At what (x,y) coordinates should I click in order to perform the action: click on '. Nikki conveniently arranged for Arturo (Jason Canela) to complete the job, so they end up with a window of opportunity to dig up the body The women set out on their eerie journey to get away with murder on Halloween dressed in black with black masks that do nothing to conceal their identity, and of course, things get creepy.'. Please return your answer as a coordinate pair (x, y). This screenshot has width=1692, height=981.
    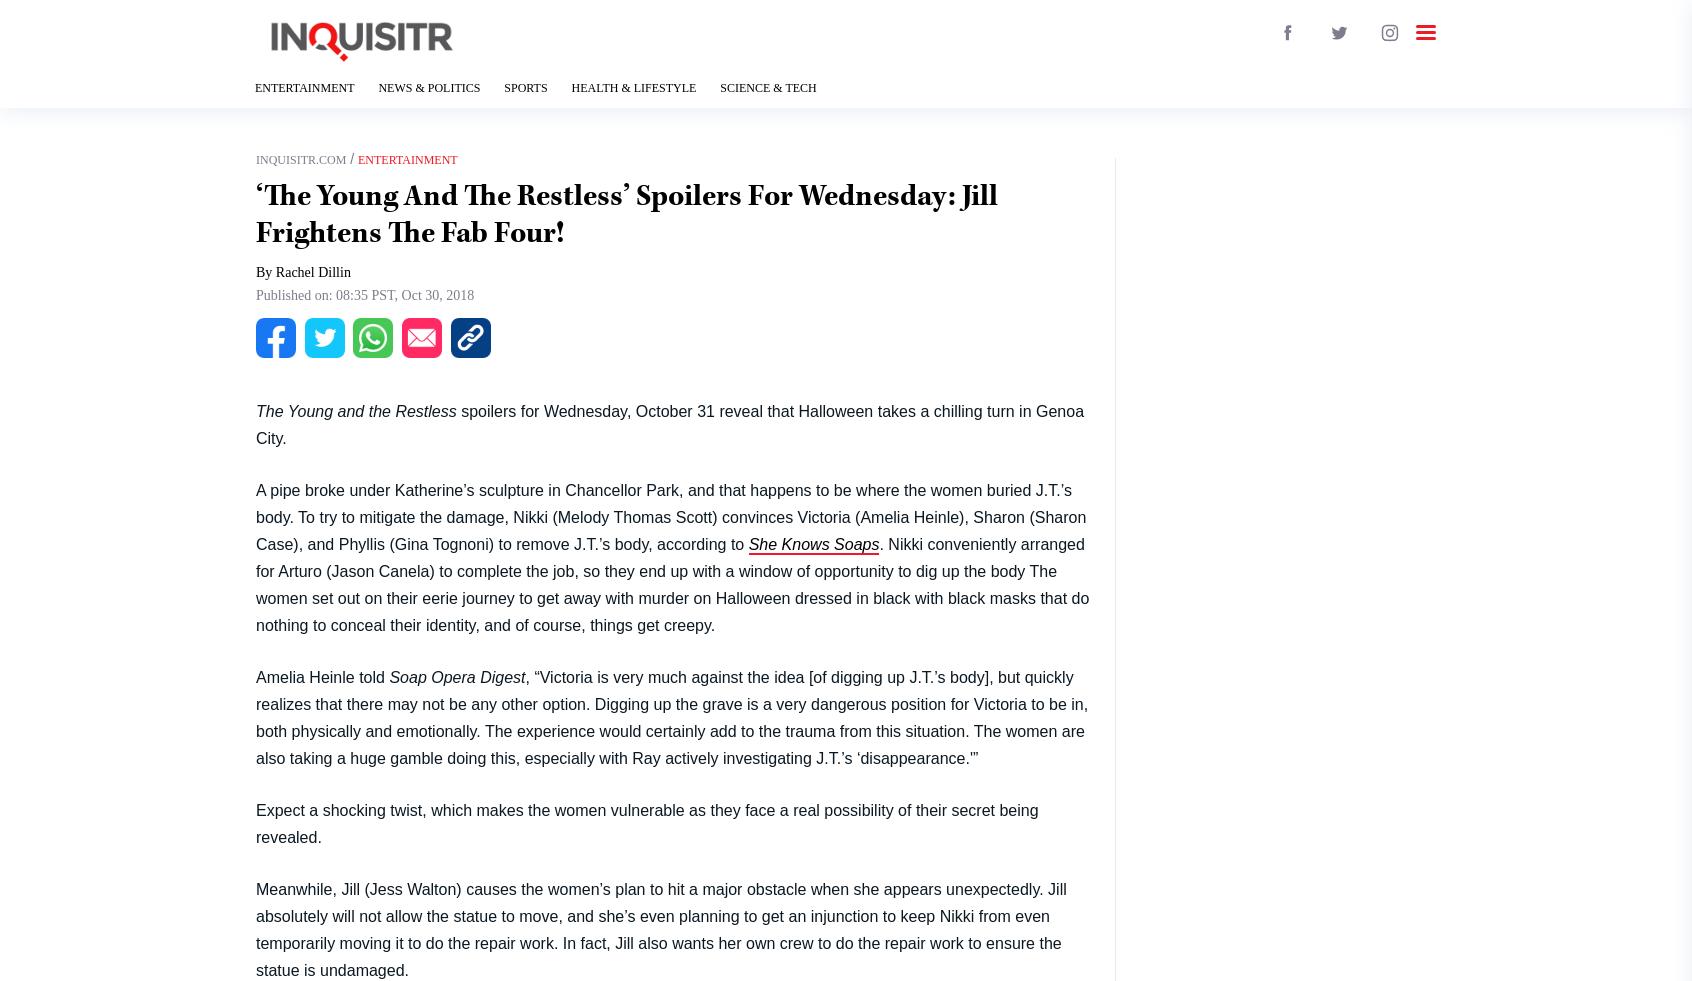
    Looking at the image, I should click on (672, 583).